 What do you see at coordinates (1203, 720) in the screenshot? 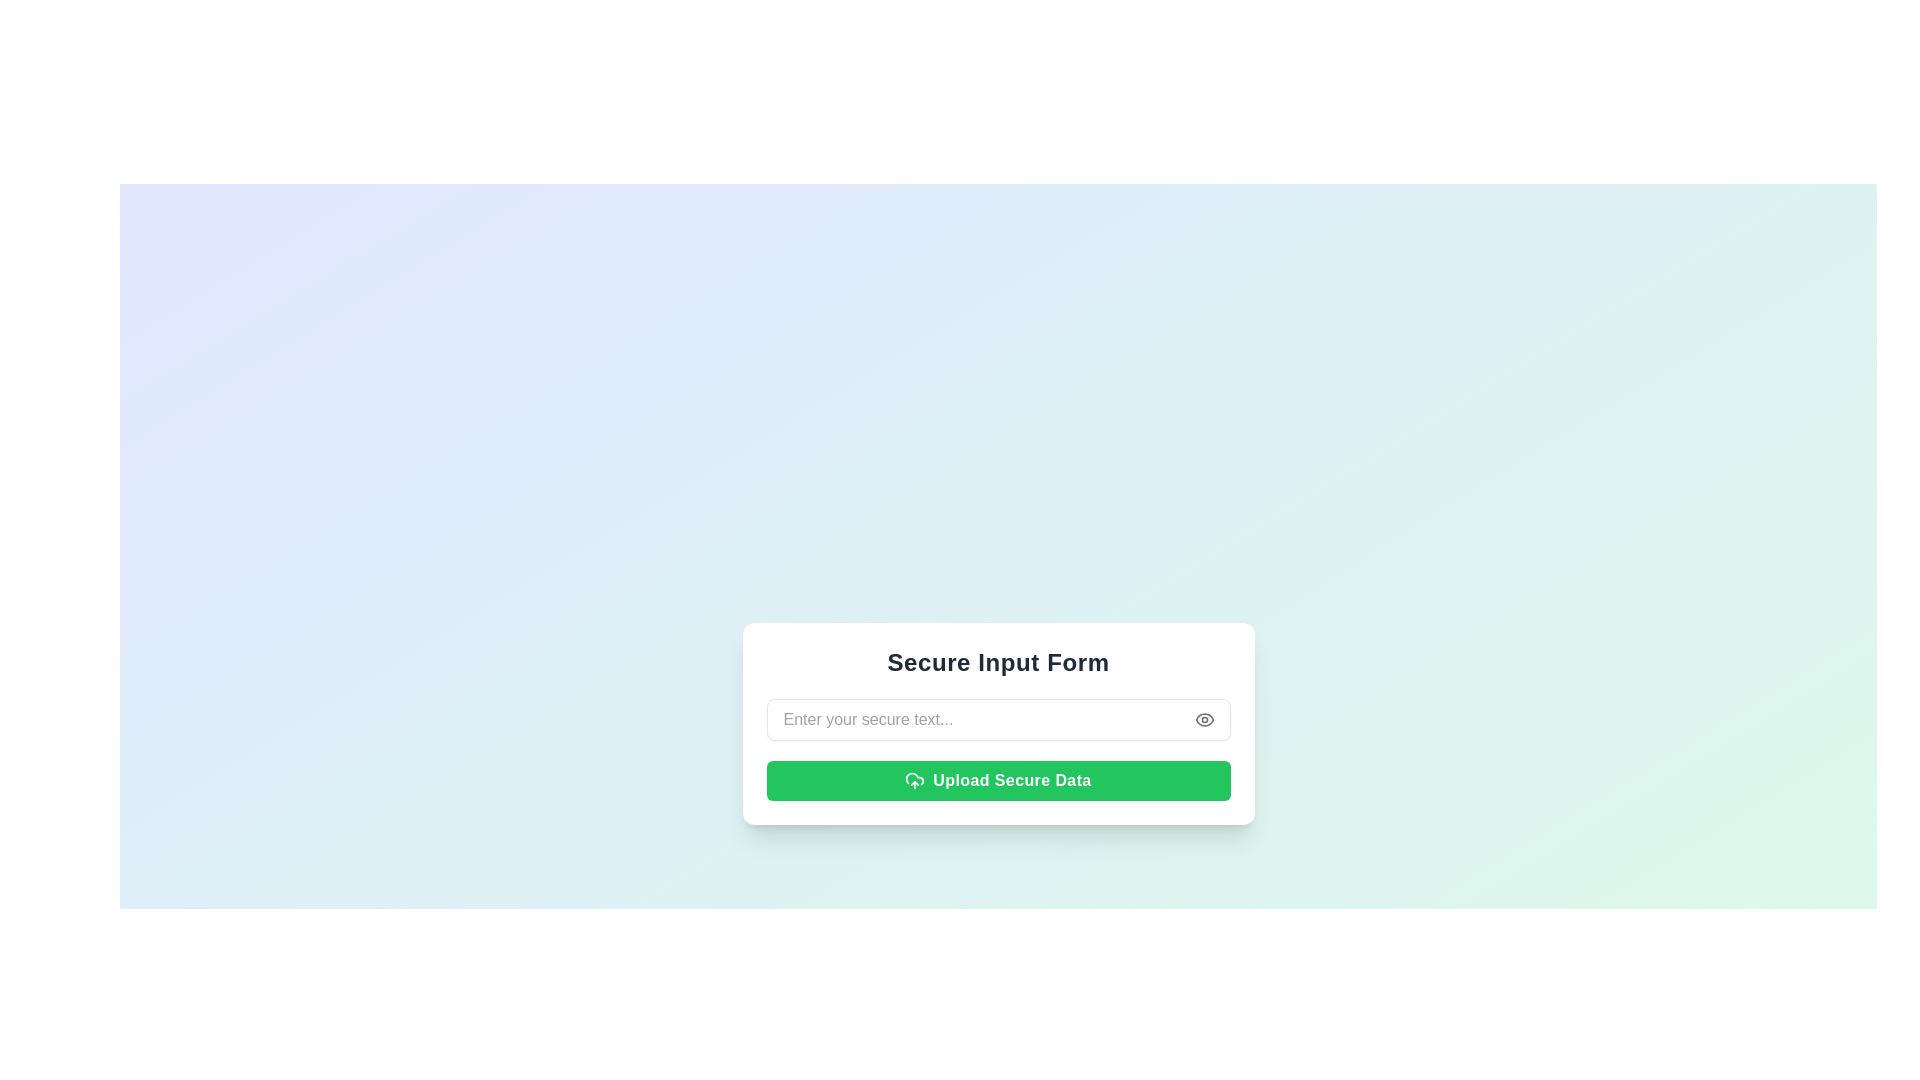
I see `the eye icon used to toggle visibility in the 'Secure Input Form', which is styled with gray color and a circular outline, located near the right edge of the input text field` at bounding box center [1203, 720].